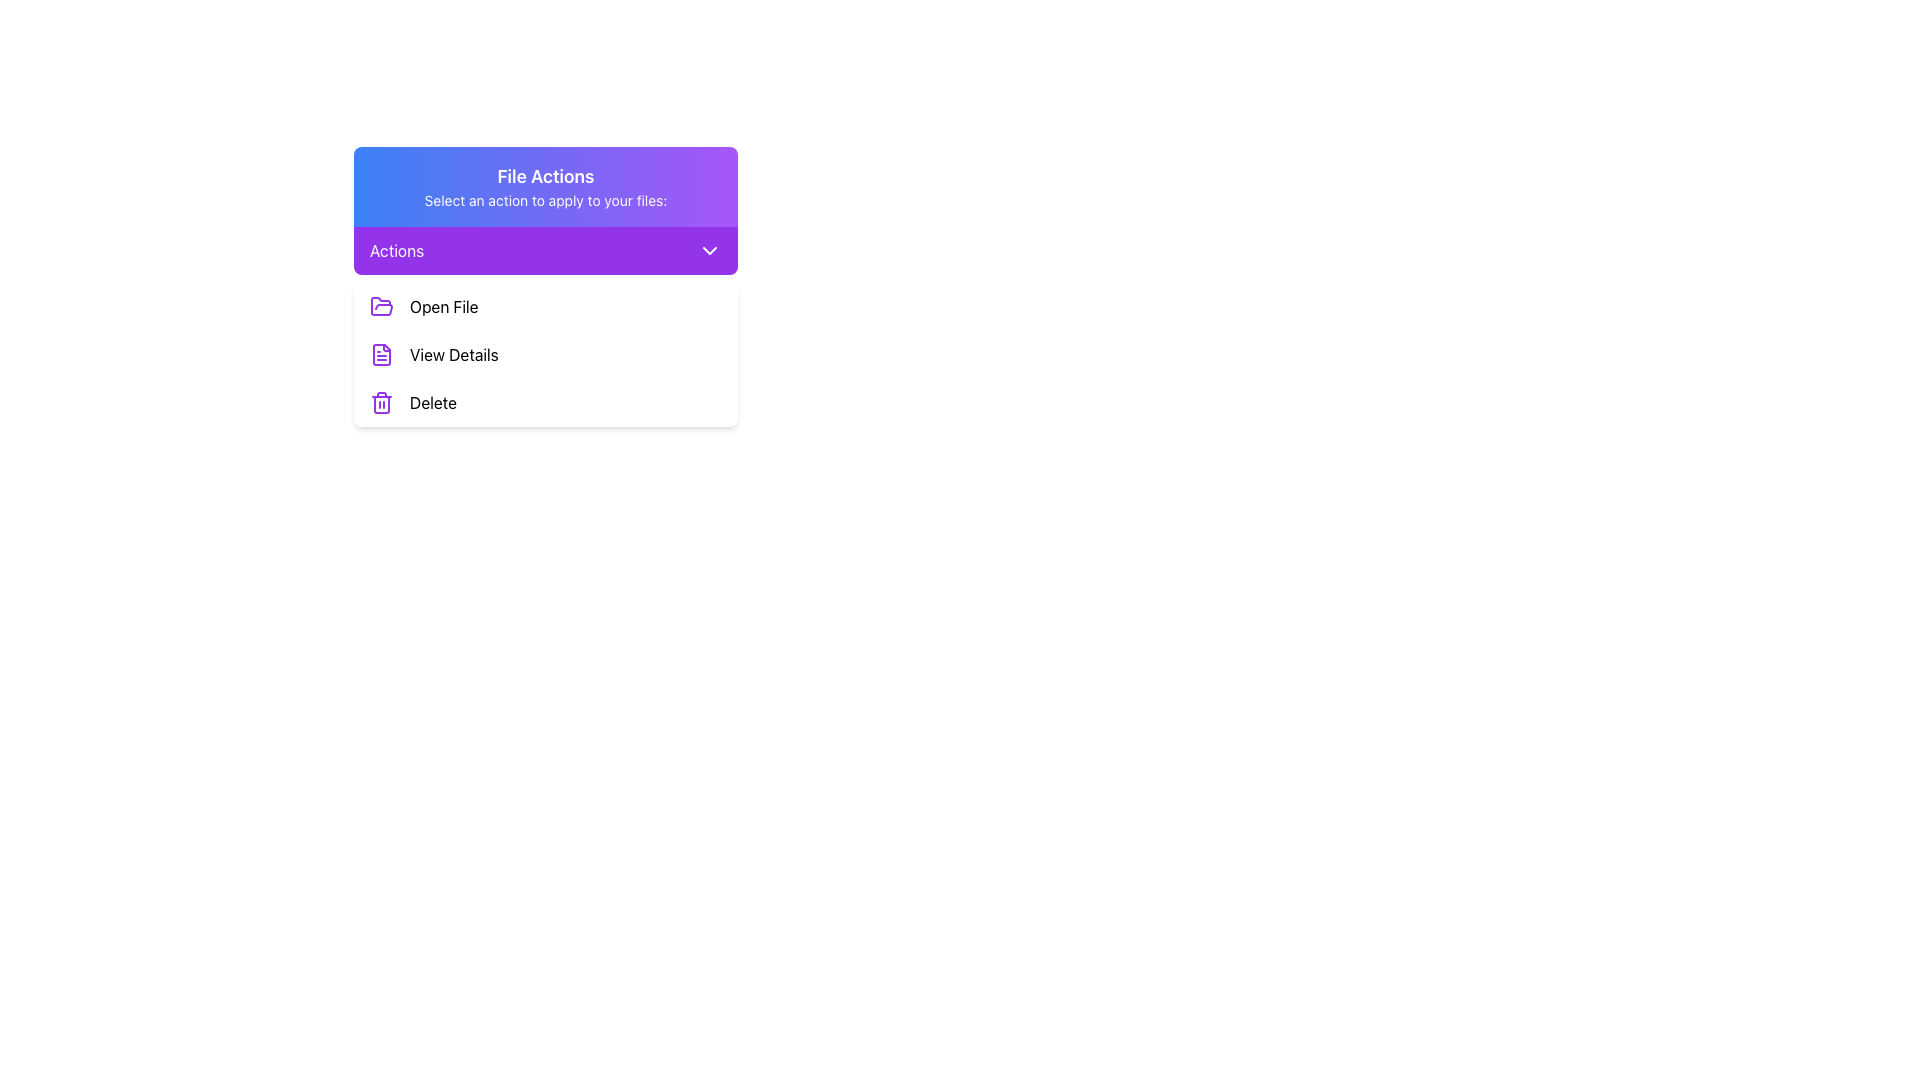 This screenshot has height=1080, width=1920. What do you see at coordinates (546, 176) in the screenshot?
I see `the Text Label that serves as the title or heading for the section, positioned above the text 'Select an action to apply to your files:', located in the top gradient-colored section of the interface` at bounding box center [546, 176].